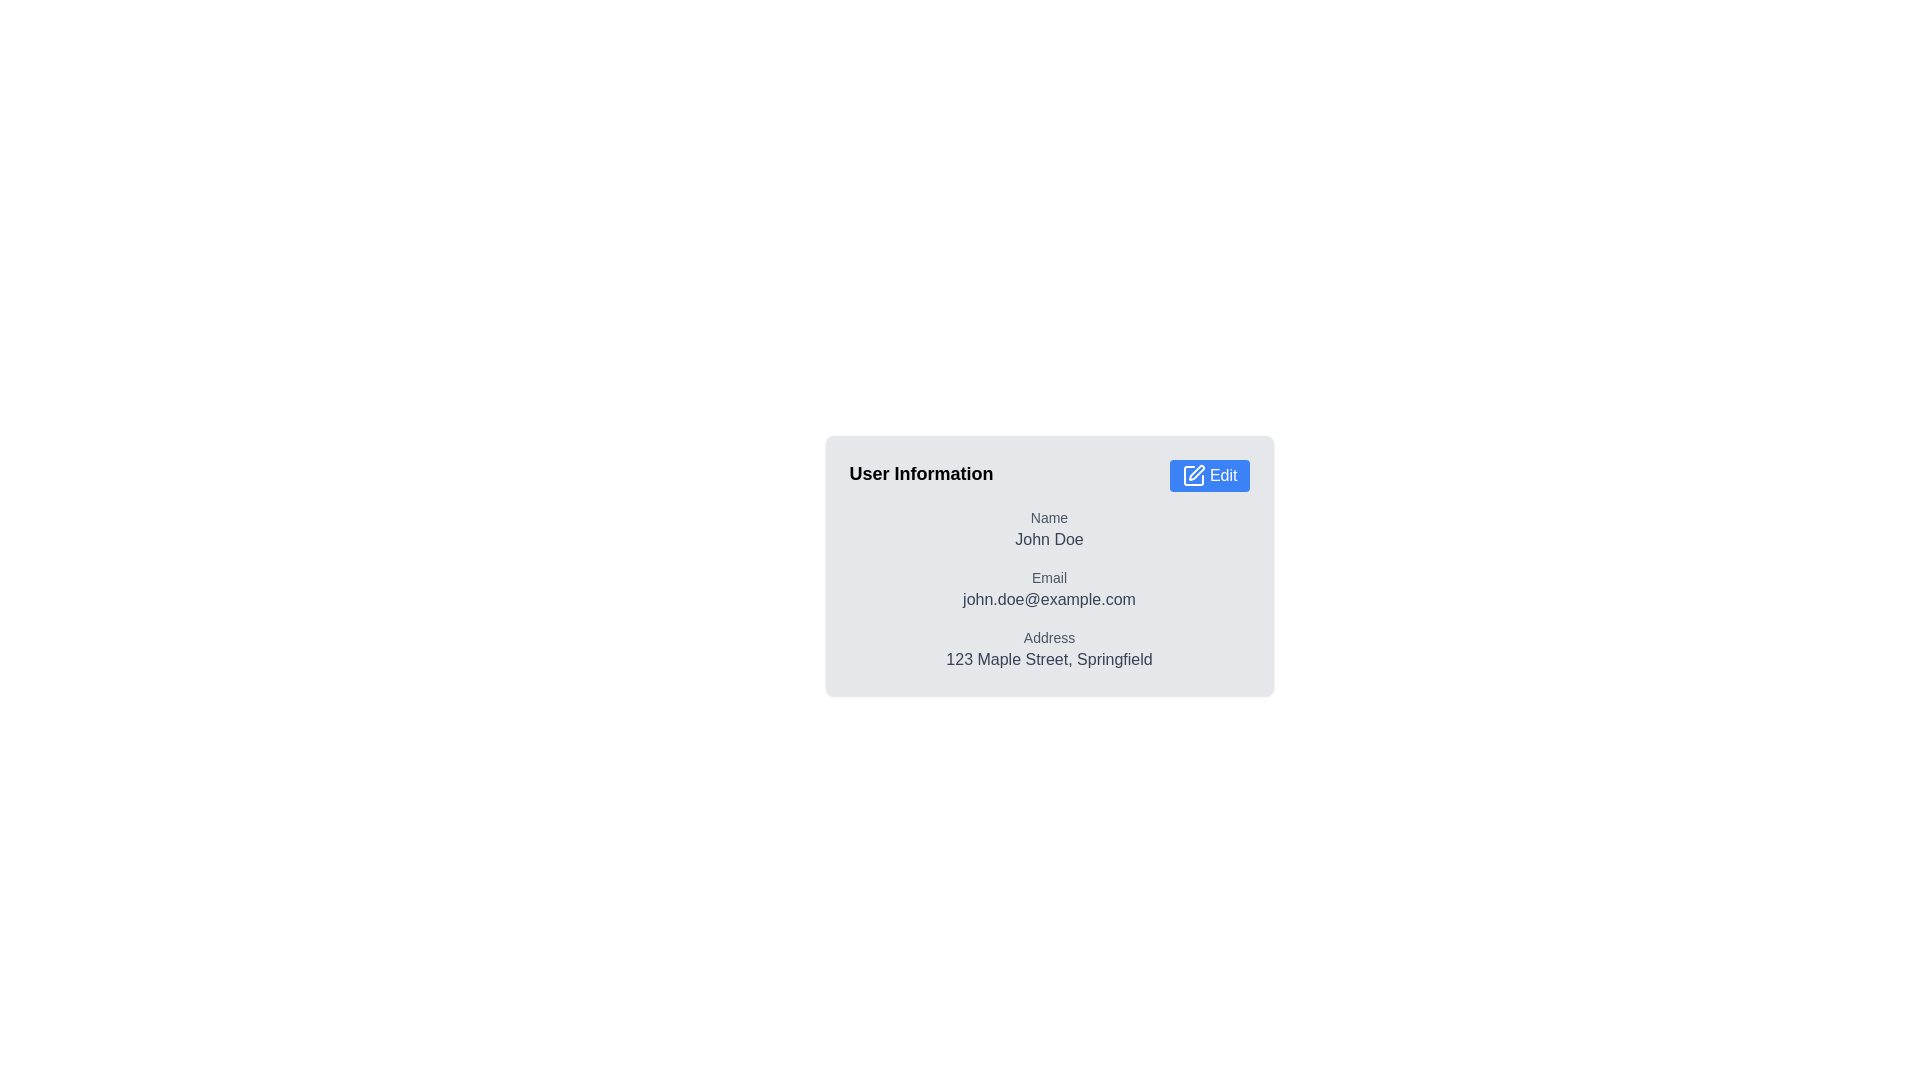 The width and height of the screenshot is (1920, 1080). What do you see at coordinates (1048, 637) in the screenshot?
I see `the 'Address' text label, which is styled with a small font size and gray color, located in the middle section of the 'User Information' card, above the address content` at bounding box center [1048, 637].